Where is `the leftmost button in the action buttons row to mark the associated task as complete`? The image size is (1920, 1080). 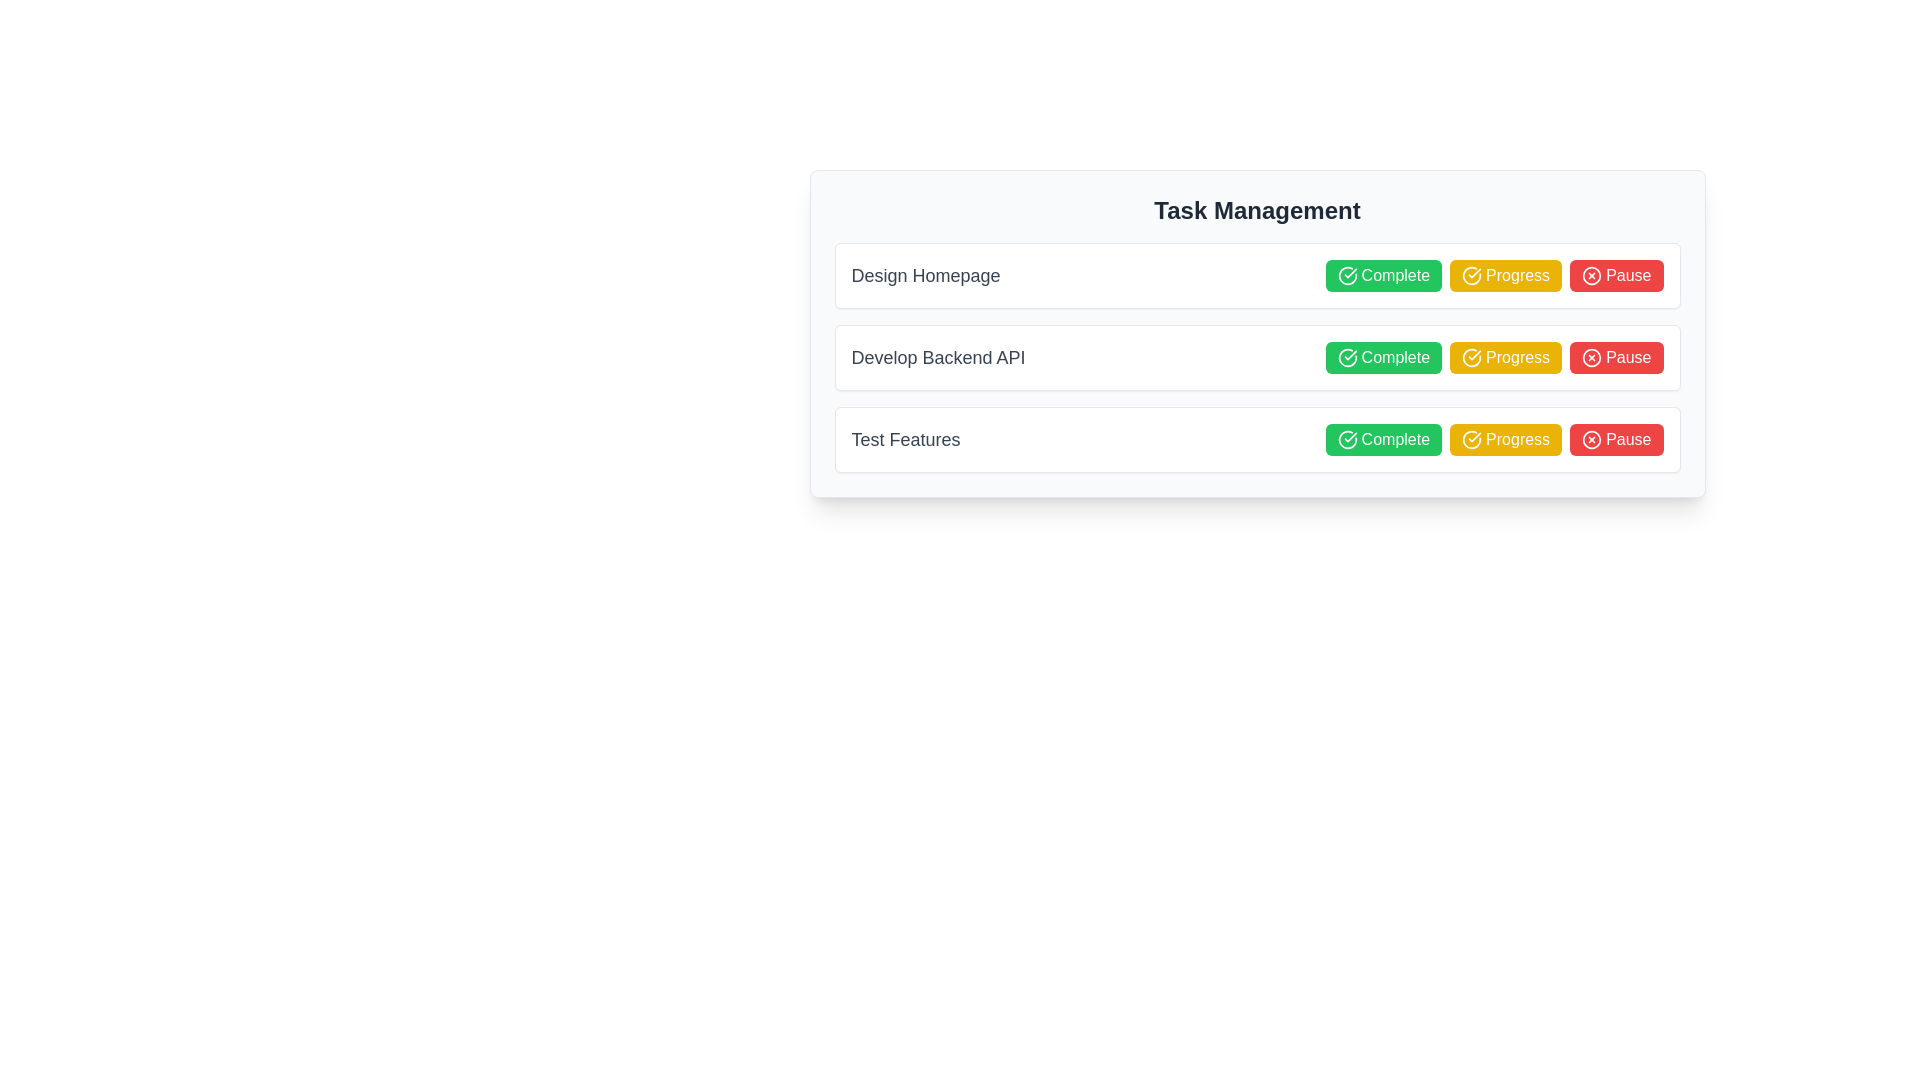
the leftmost button in the action buttons row to mark the associated task as complete is located at coordinates (1382, 276).